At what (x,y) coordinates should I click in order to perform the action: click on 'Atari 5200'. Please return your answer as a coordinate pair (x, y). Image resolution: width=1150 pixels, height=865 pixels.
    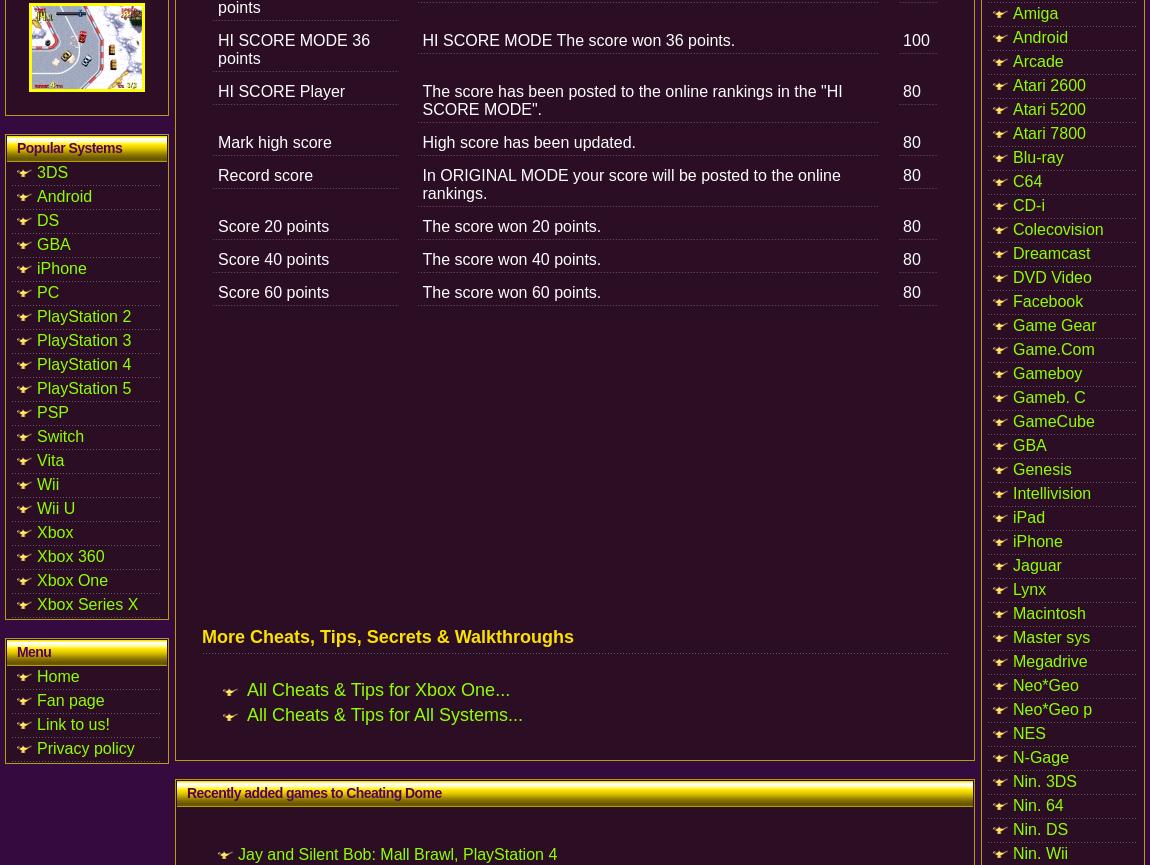
    Looking at the image, I should click on (1049, 109).